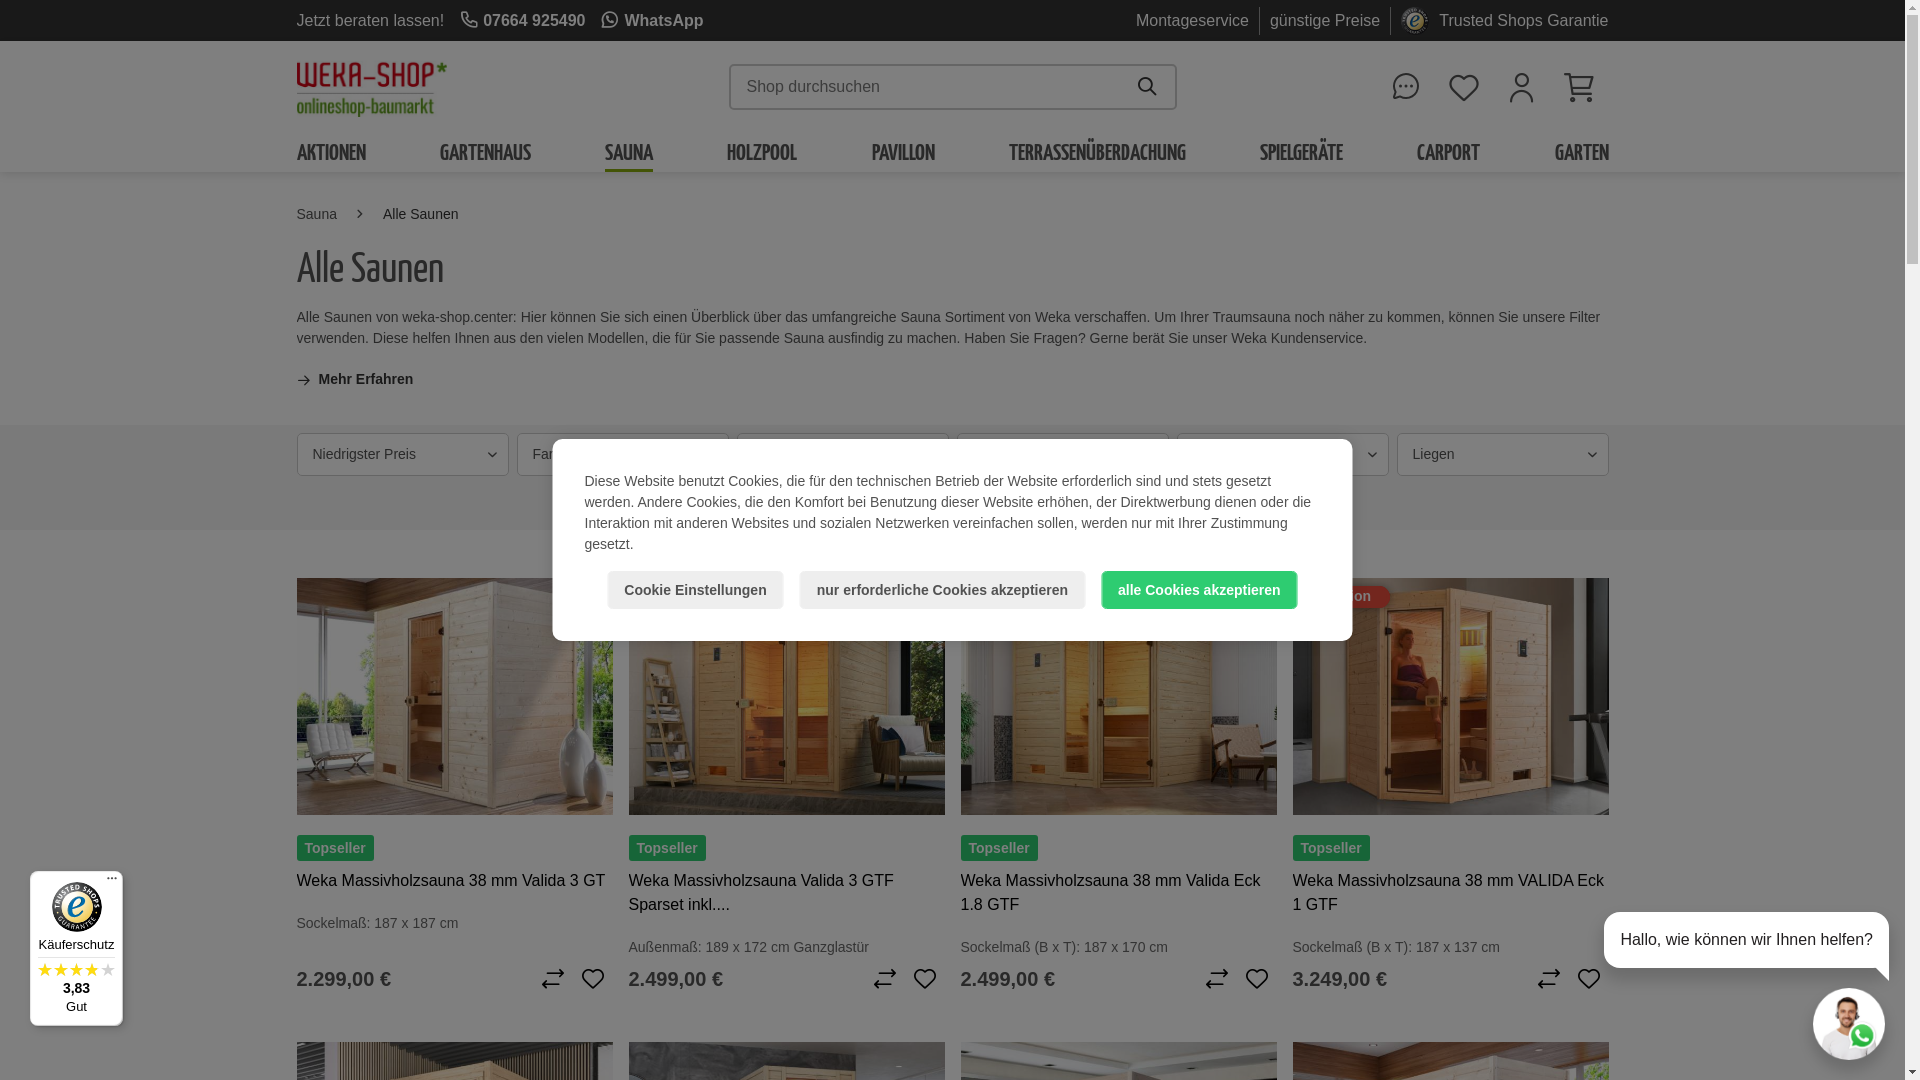  What do you see at coordinates (627, 149) in the screenshot?
I see `'SAUNA'` at bounding box center [627, 149].